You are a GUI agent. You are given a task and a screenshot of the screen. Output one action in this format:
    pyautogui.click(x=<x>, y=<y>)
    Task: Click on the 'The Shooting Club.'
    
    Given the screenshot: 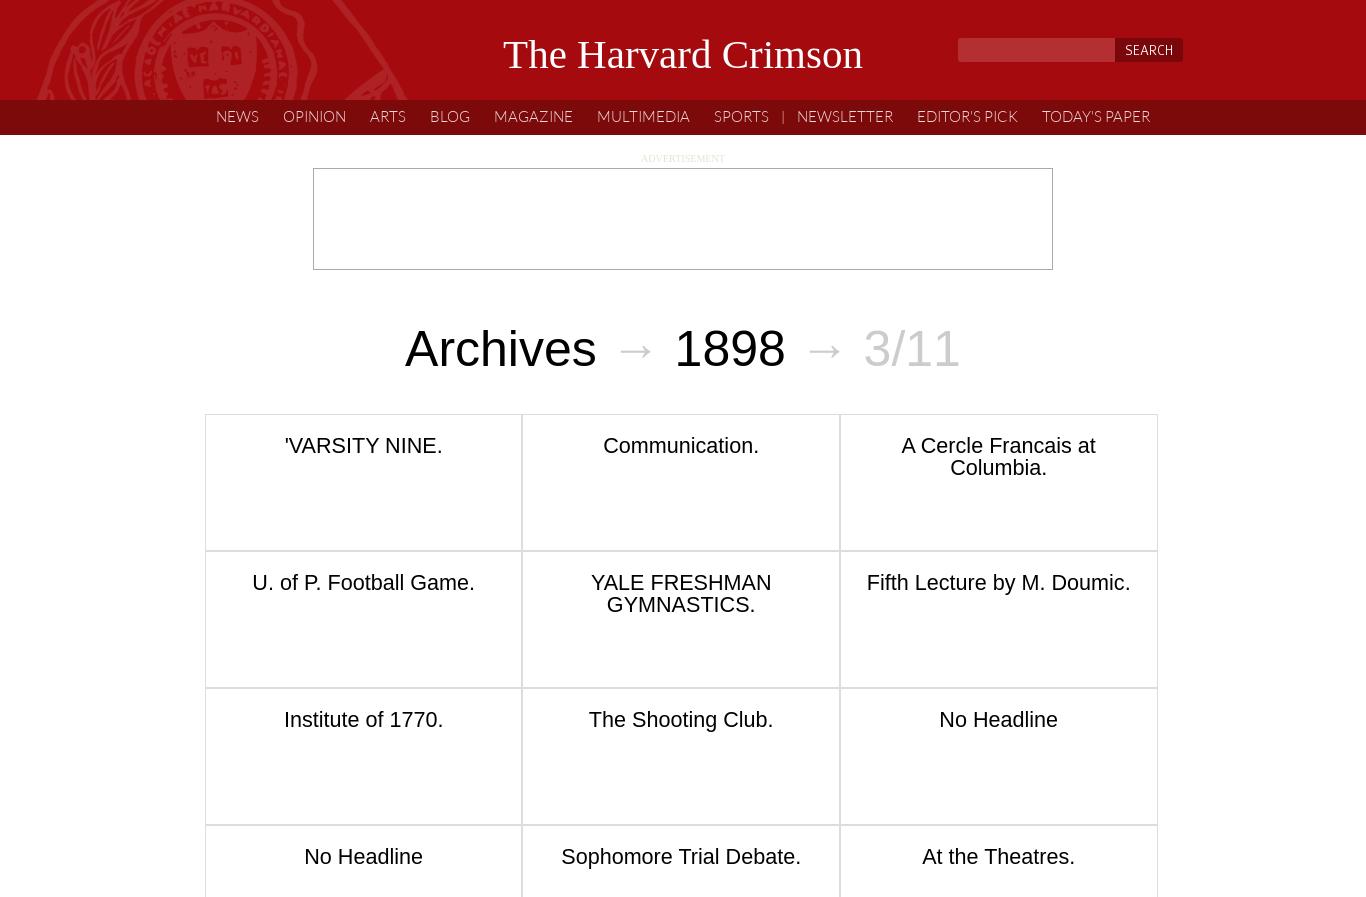 What is the action you would take?
    pyautogui.click(x=679, y=719)
    